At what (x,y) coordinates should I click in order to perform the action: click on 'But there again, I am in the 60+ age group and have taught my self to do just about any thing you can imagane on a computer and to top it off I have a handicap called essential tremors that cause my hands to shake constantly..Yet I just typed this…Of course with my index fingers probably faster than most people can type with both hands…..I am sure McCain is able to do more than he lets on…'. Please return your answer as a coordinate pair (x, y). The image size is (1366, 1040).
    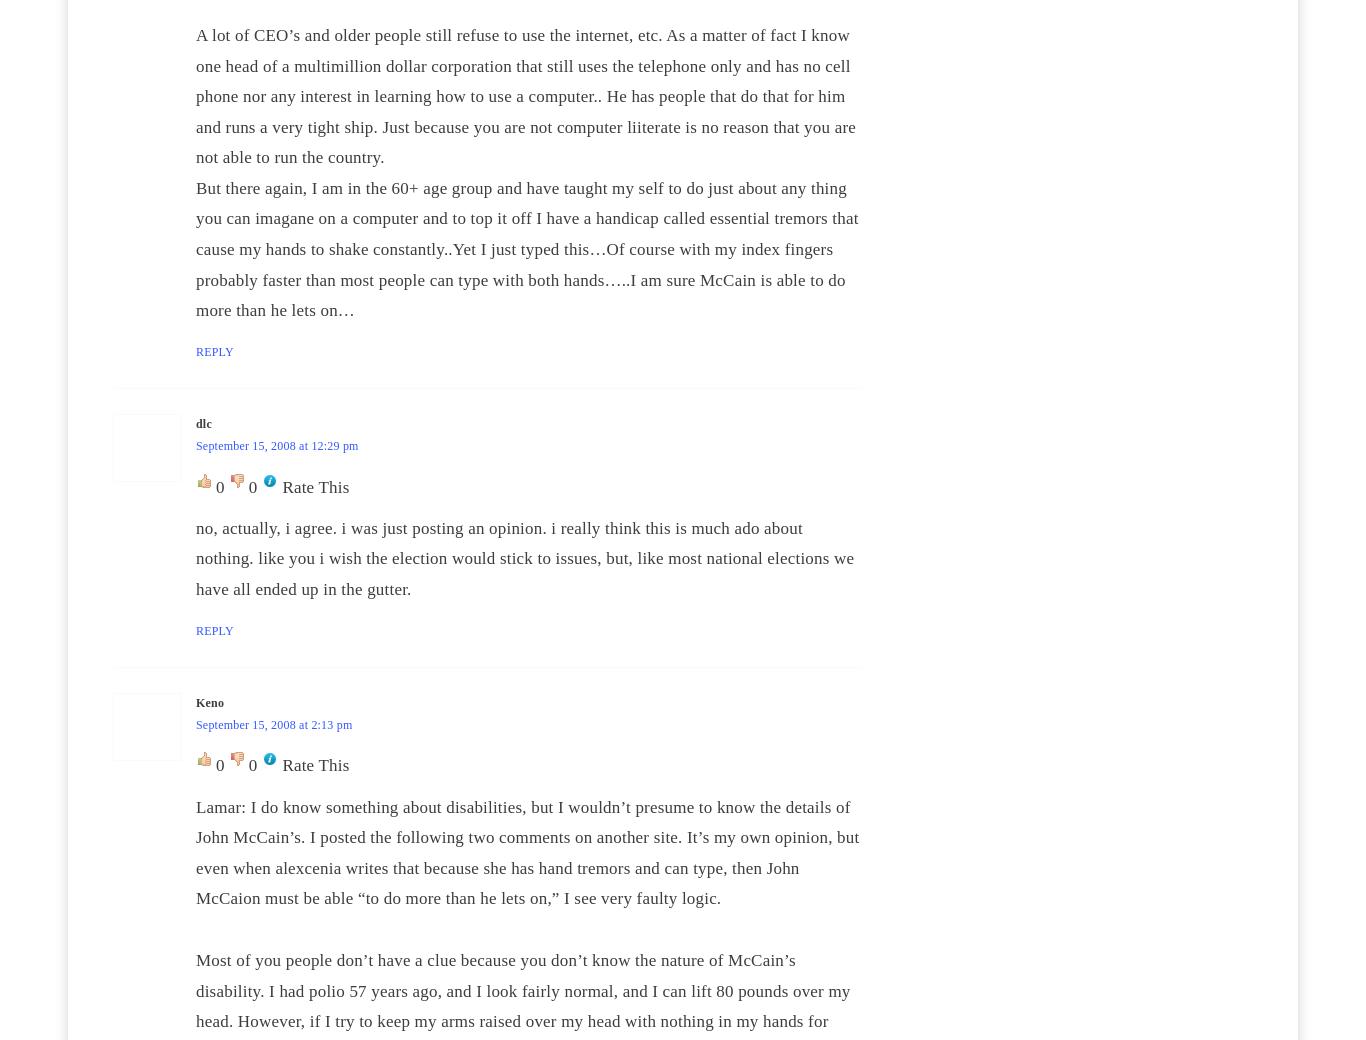
    Looking at the image, I should click on (527, 248).